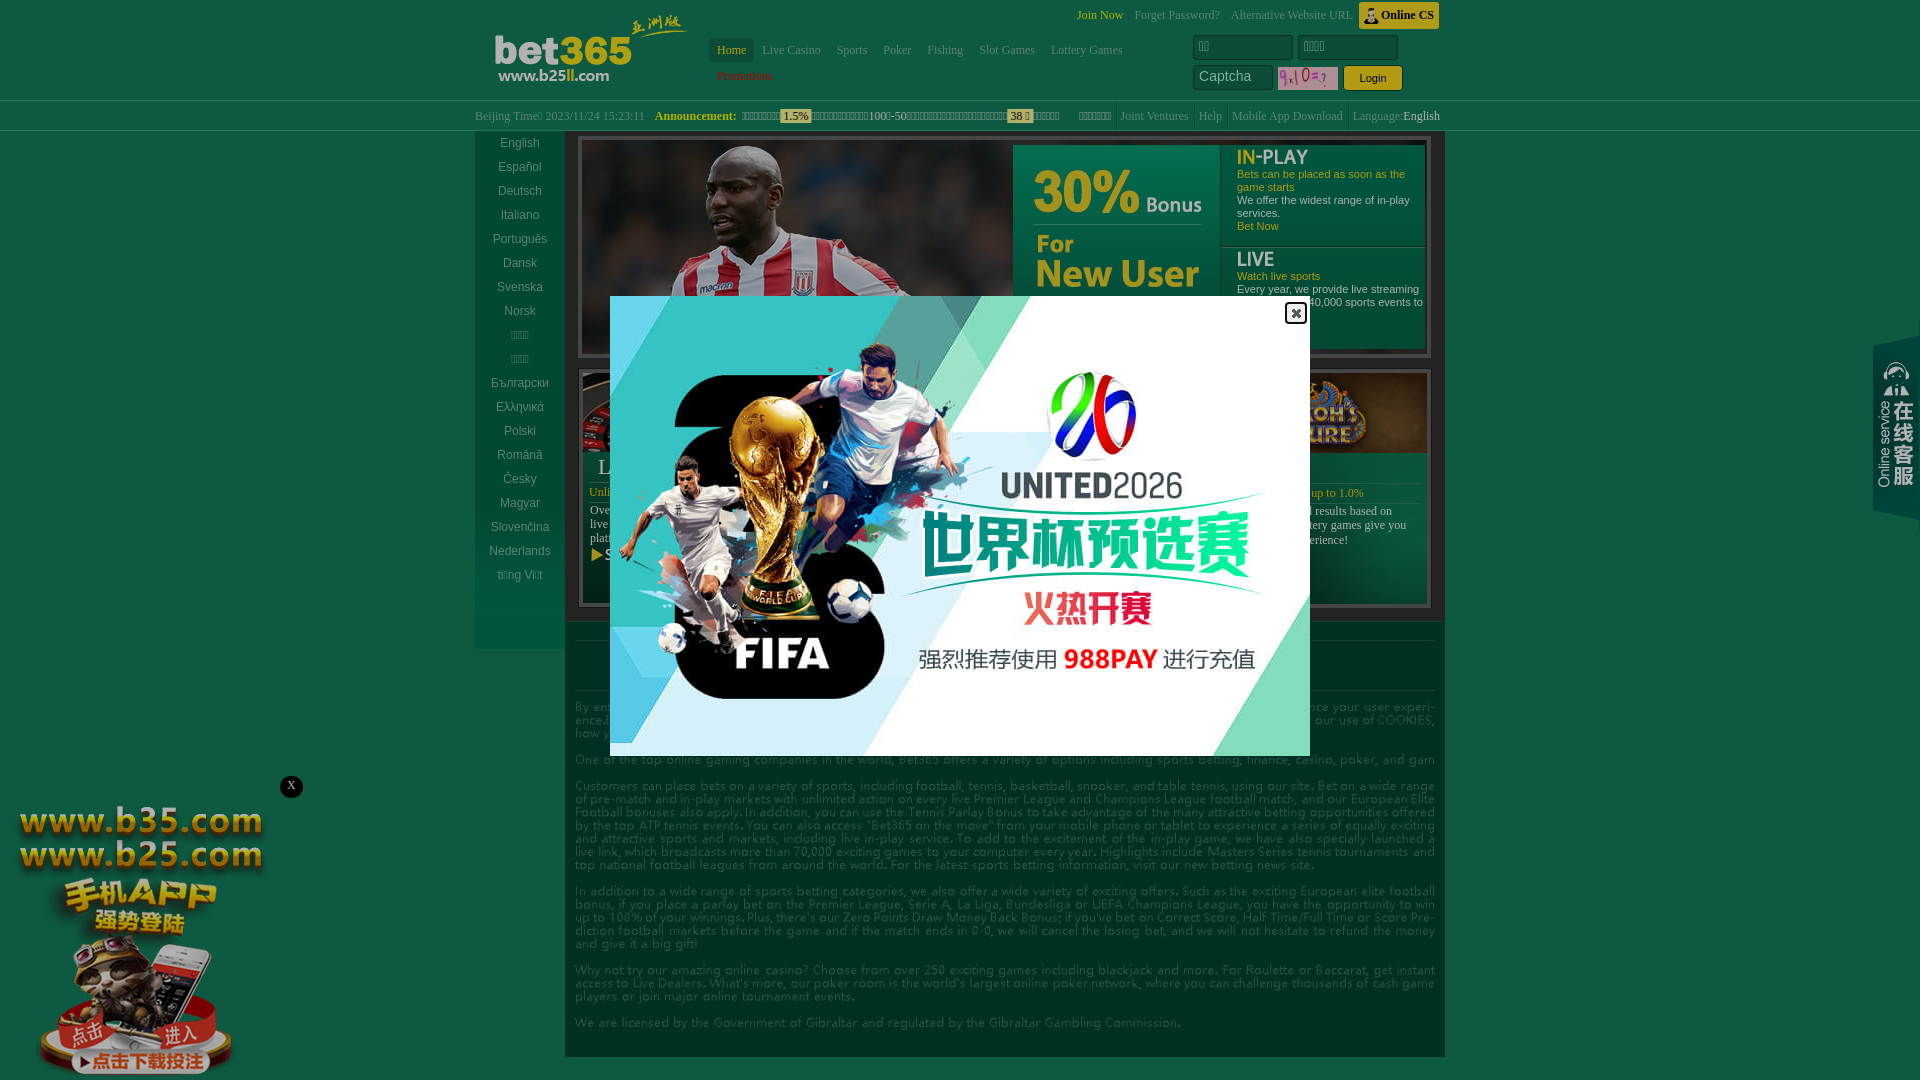 This screenshot has height=1080, width=1920. What do you see at coordinates (1155, 115) in the screenshot?
I see `'Joint Ventures'` at bounding box center [1155, 115].